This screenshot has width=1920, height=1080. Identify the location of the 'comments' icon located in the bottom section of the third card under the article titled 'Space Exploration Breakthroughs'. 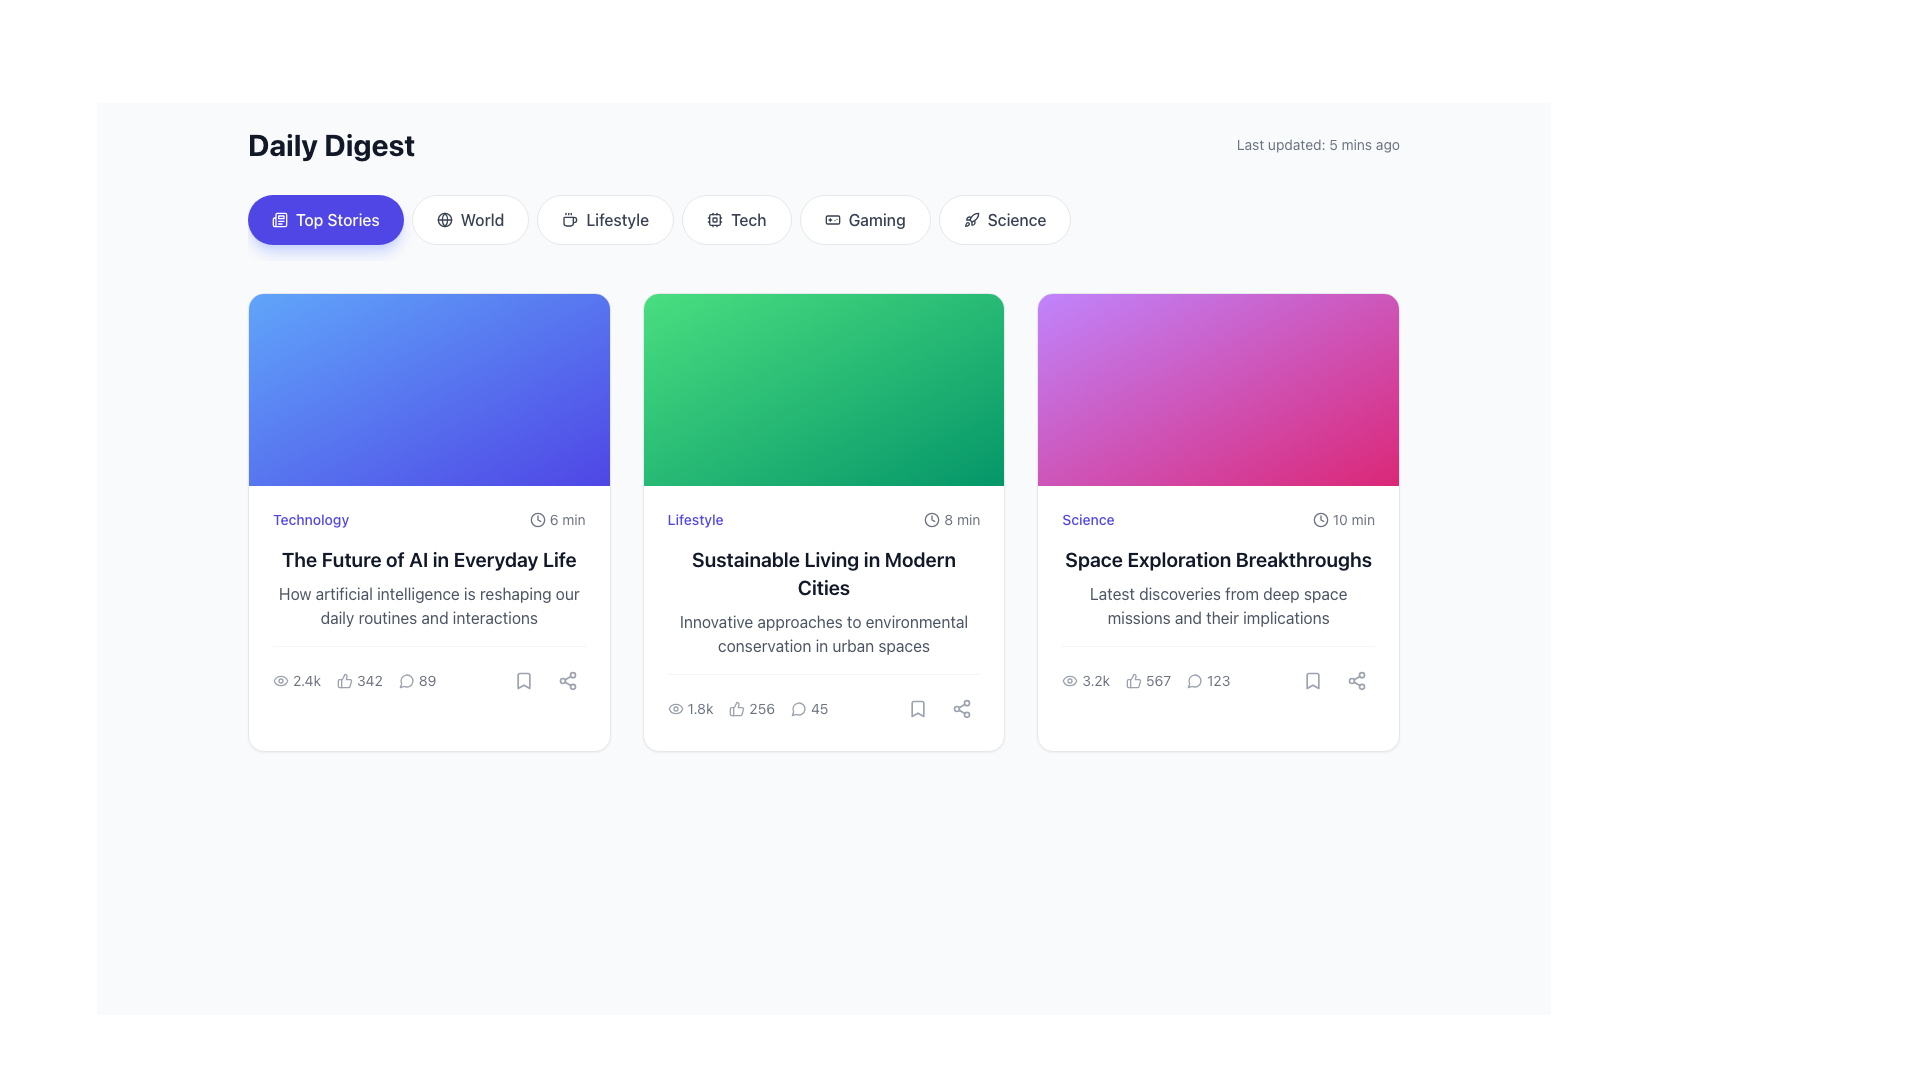
(1195, 680).